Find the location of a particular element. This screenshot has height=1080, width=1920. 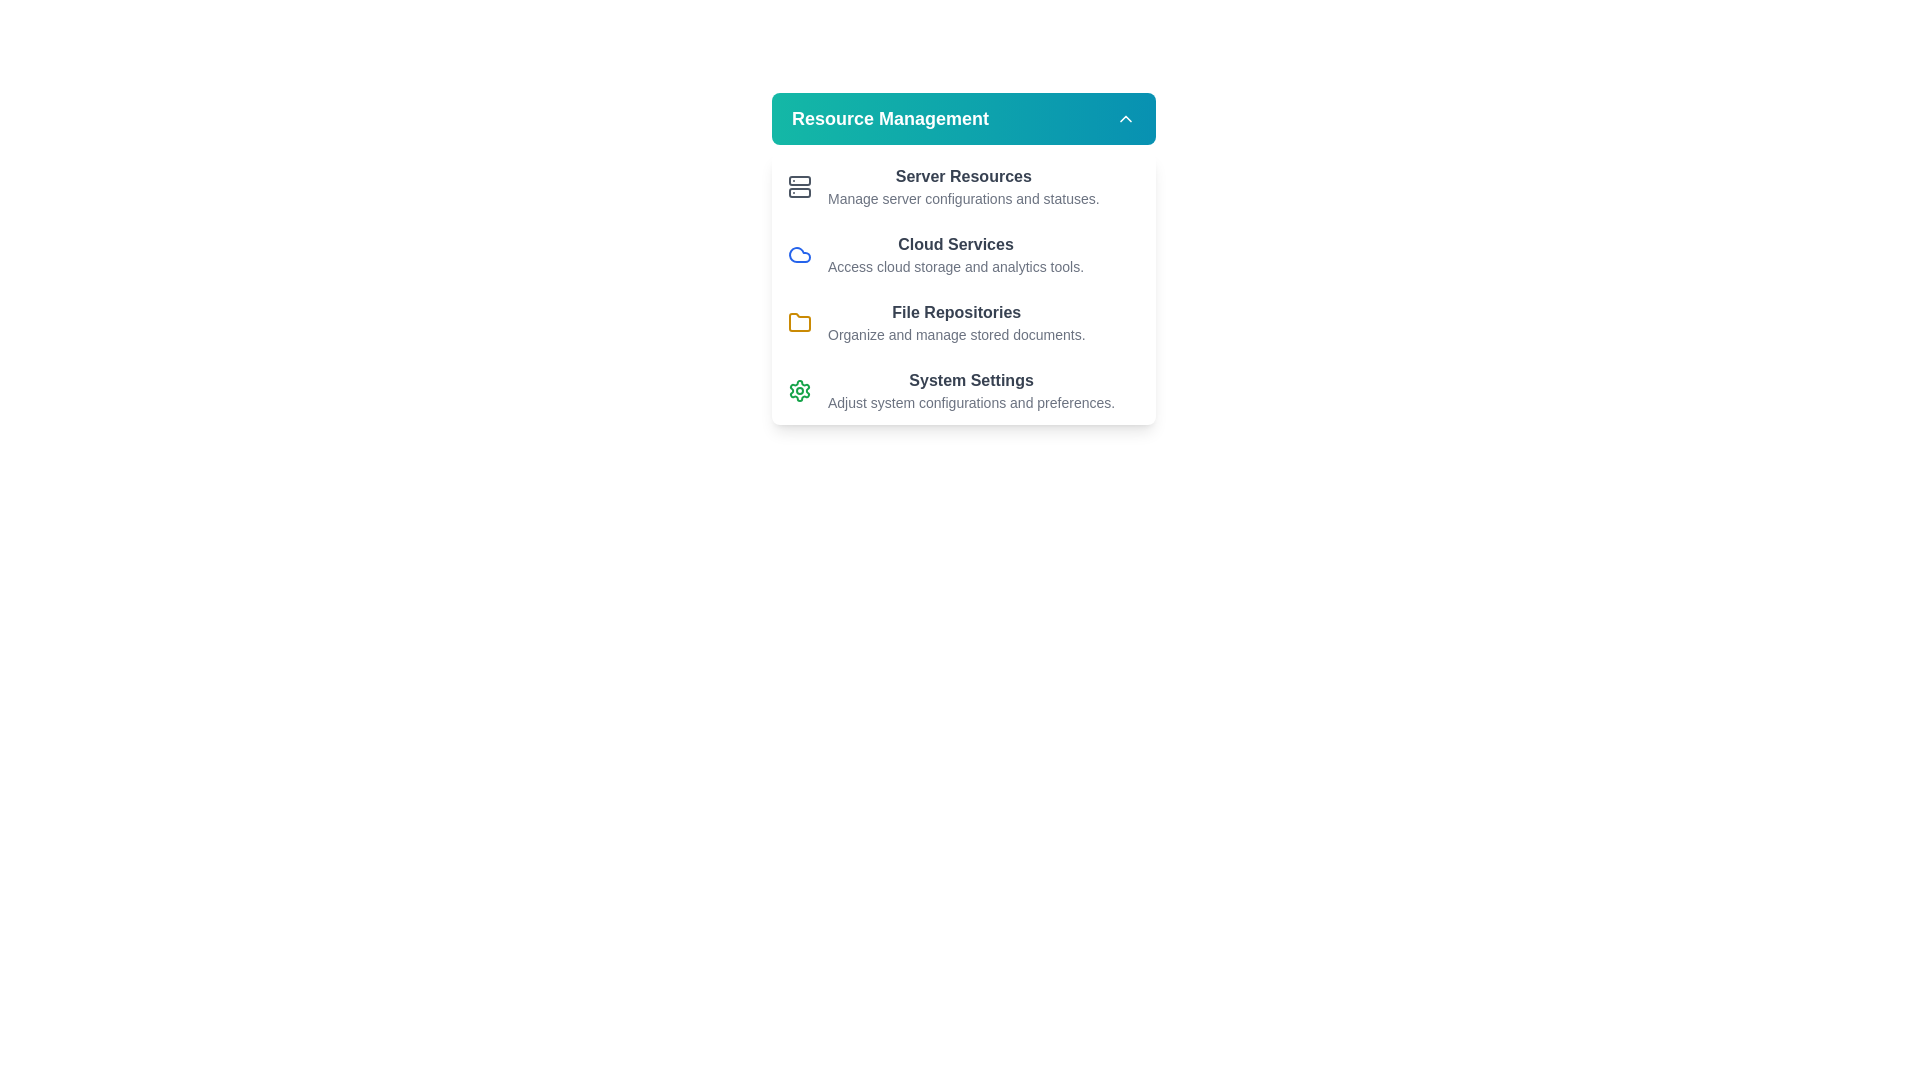

the chevron-up icon located to the right of the 'Resource Management' text in the header section is located at coordinates (1126, 119).